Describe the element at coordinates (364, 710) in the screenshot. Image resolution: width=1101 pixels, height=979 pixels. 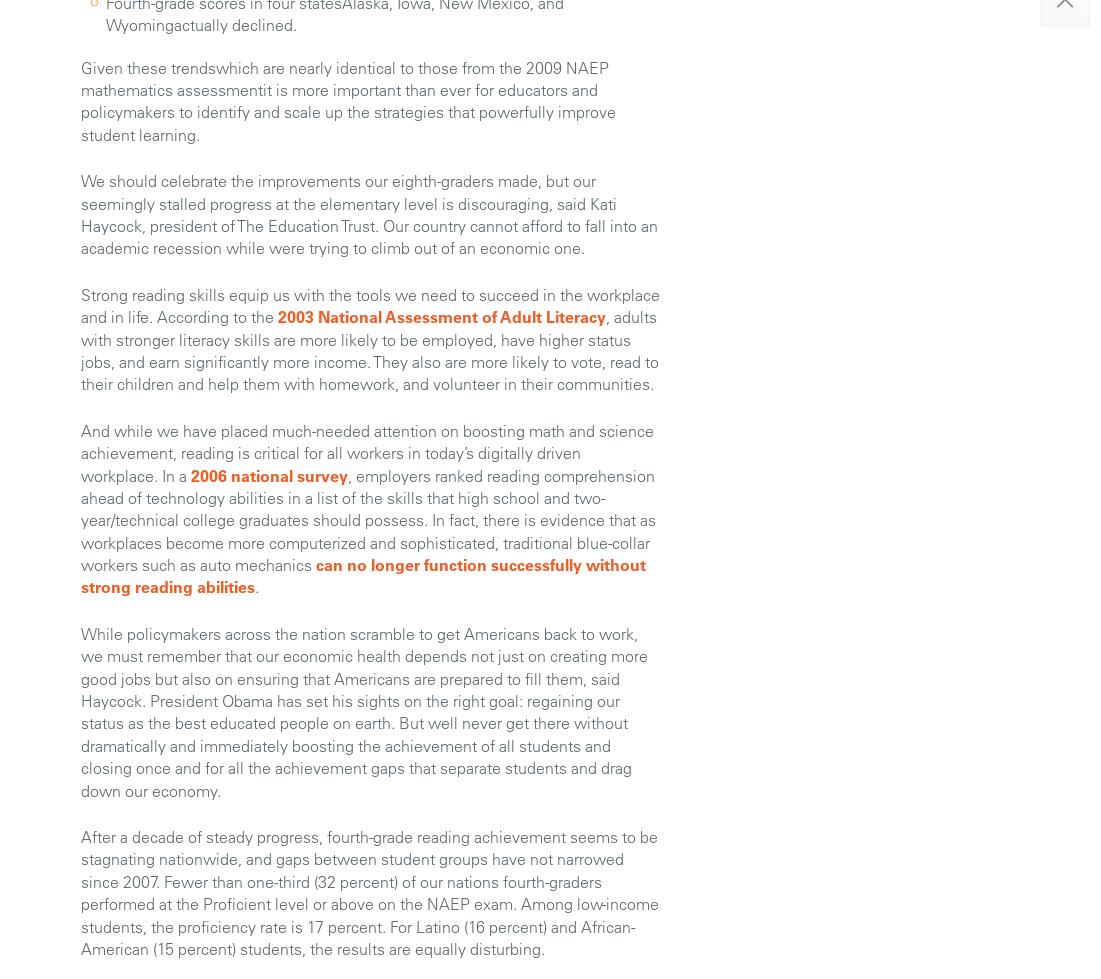
I see `'While policymakers across the nation scramble to get Americans back to work, we must remember that our economic health depends not just on creating more good jobs but also on ensuring that Americans are prepared to fill them, said Haycock. President Obama has set his sights on the right goal: regaining our status as the best educated people on earth. But well never get there without dramatically and immediately boosting the achievement of all students and closing once and for all the achievement gaps that separate students and drag down our economy.'` at that location.